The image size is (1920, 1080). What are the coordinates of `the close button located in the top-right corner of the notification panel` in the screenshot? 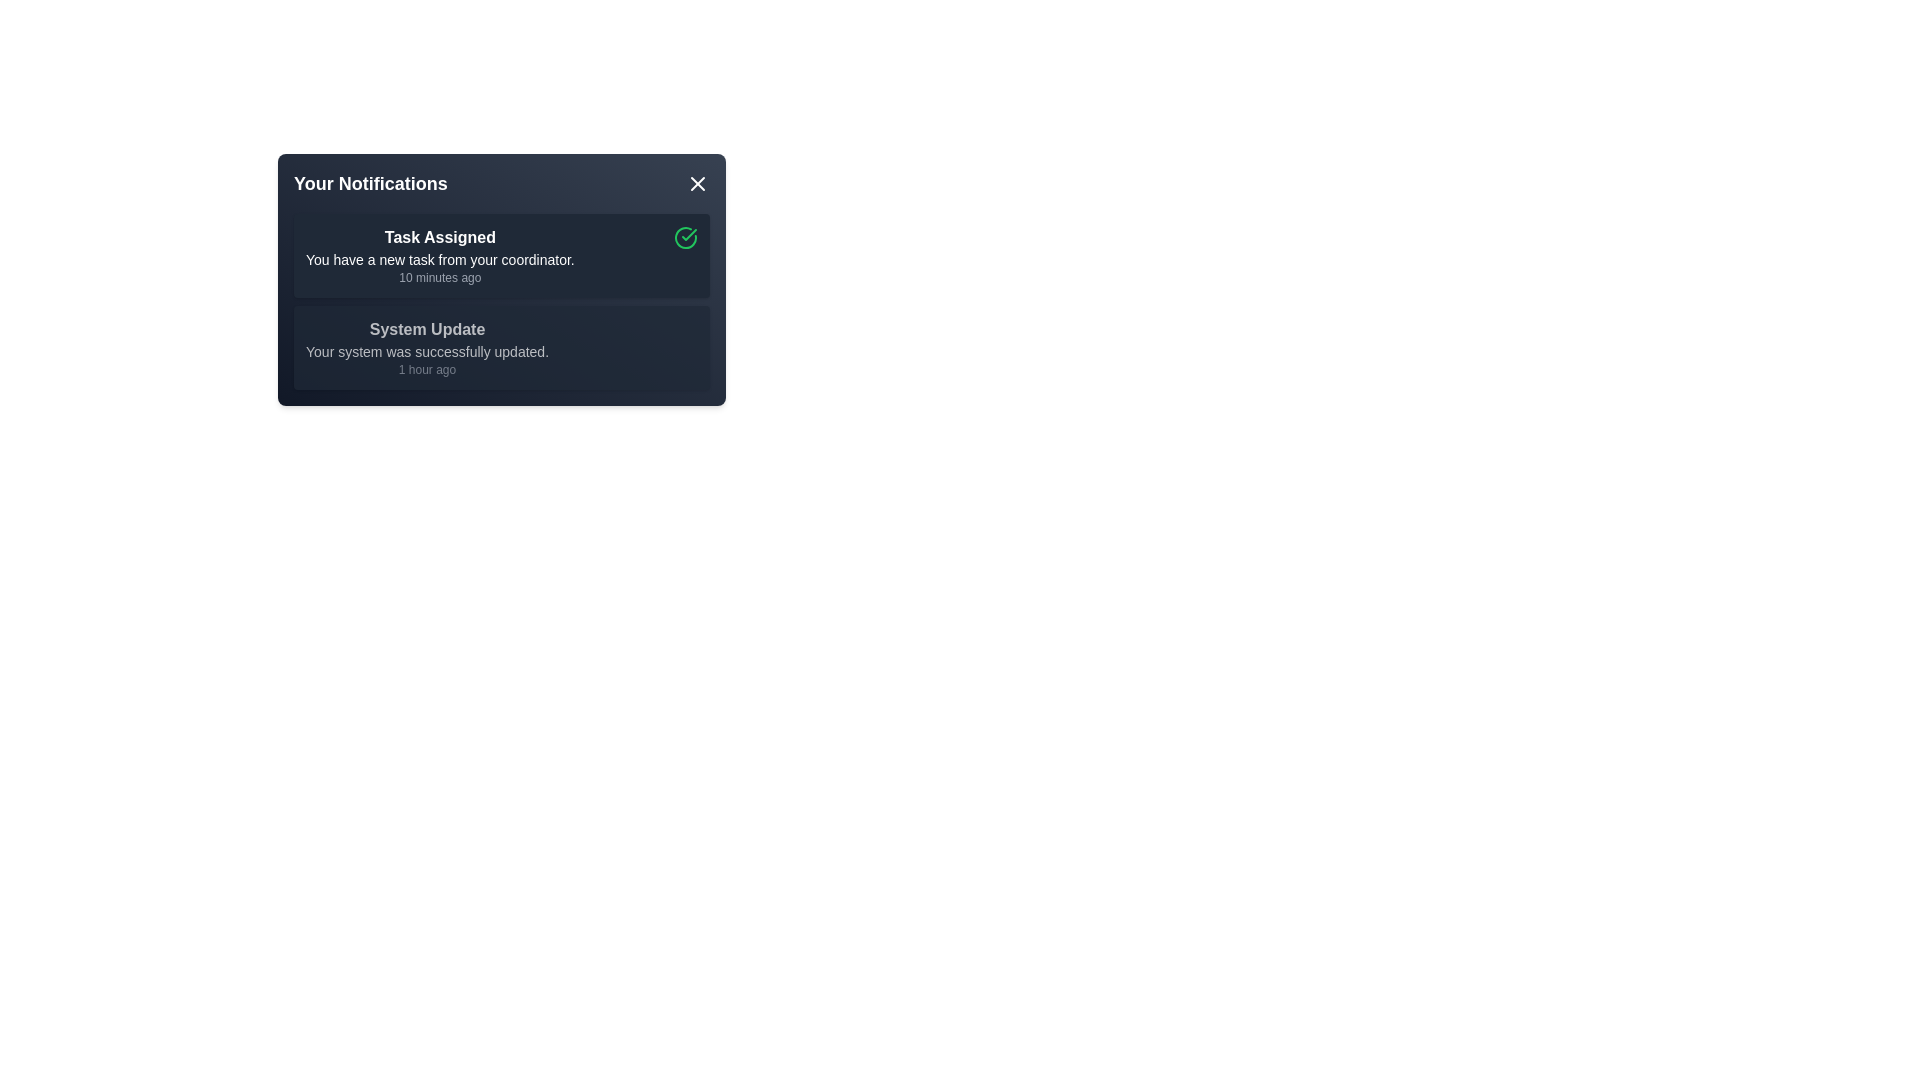 It's located at (697, 184).